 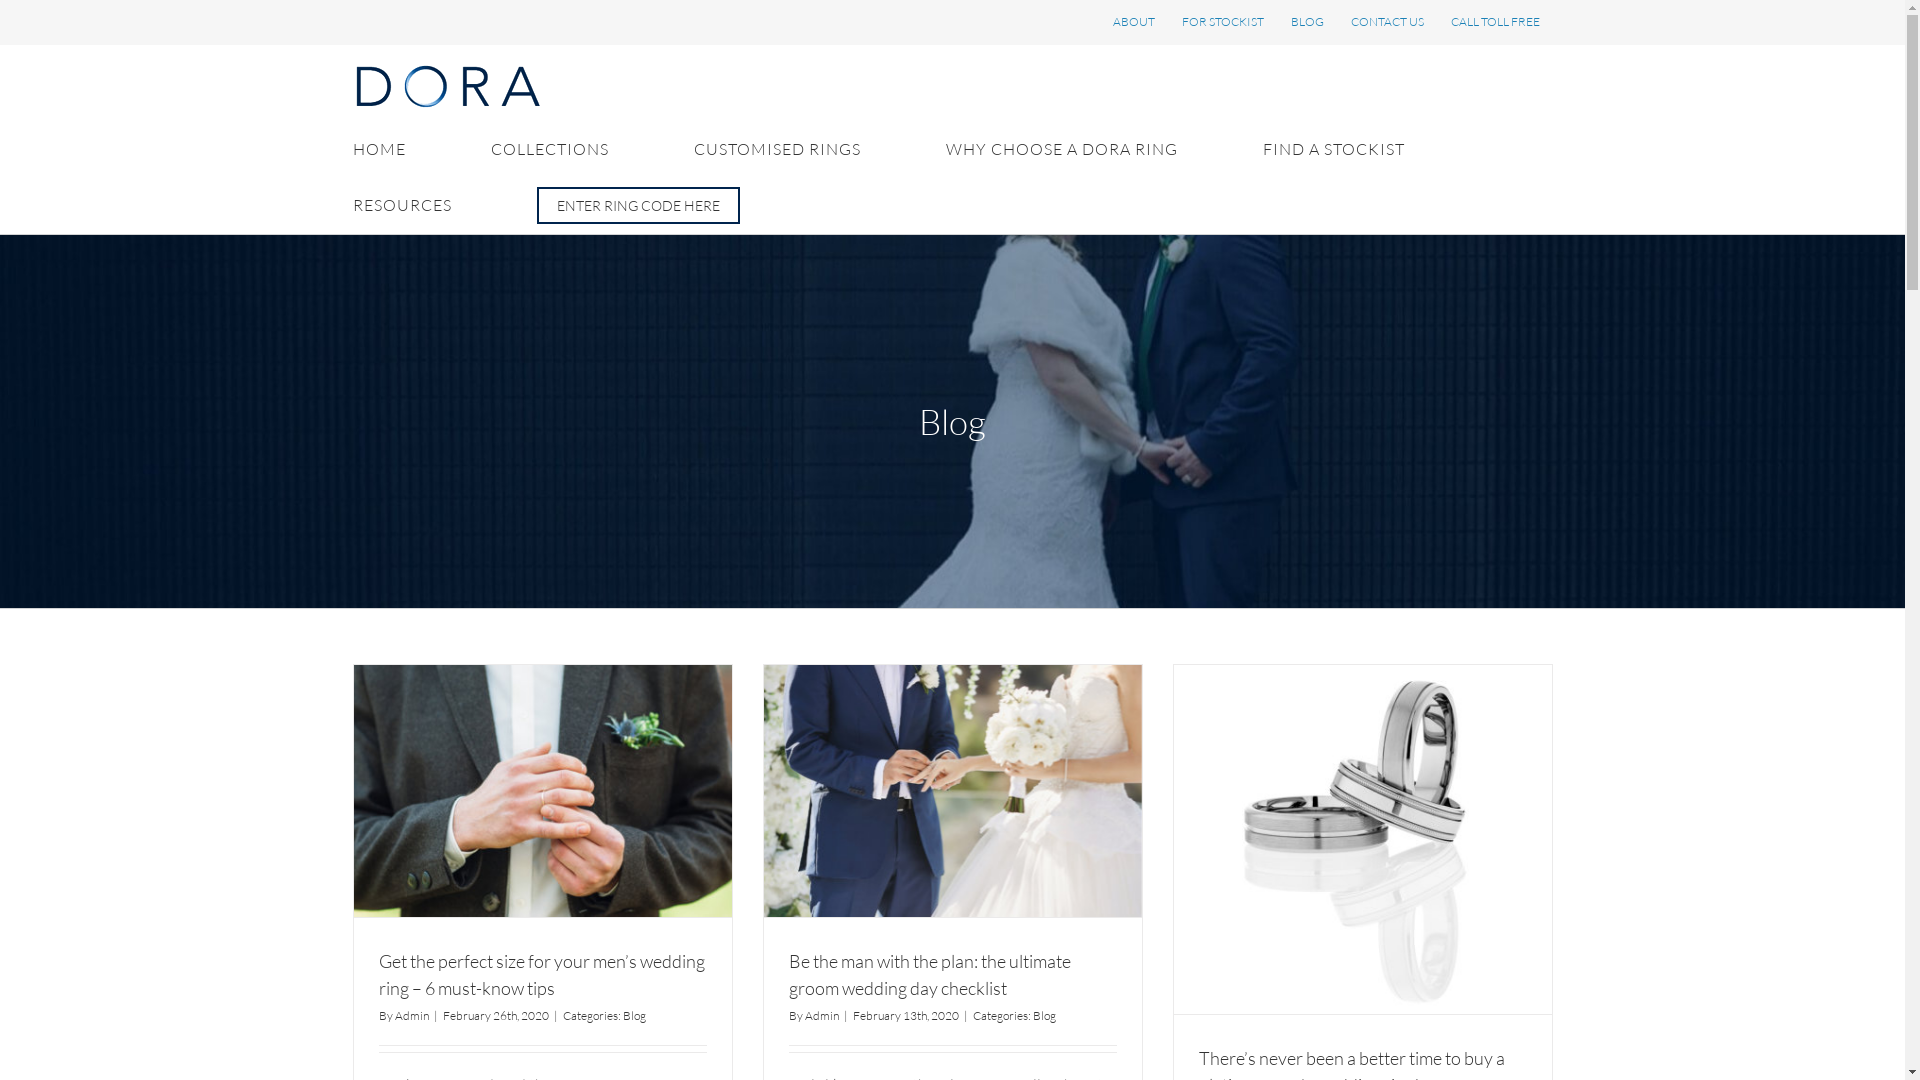 I want to click on 'CALL TOLL FREE', so click(x=1495, y=22).